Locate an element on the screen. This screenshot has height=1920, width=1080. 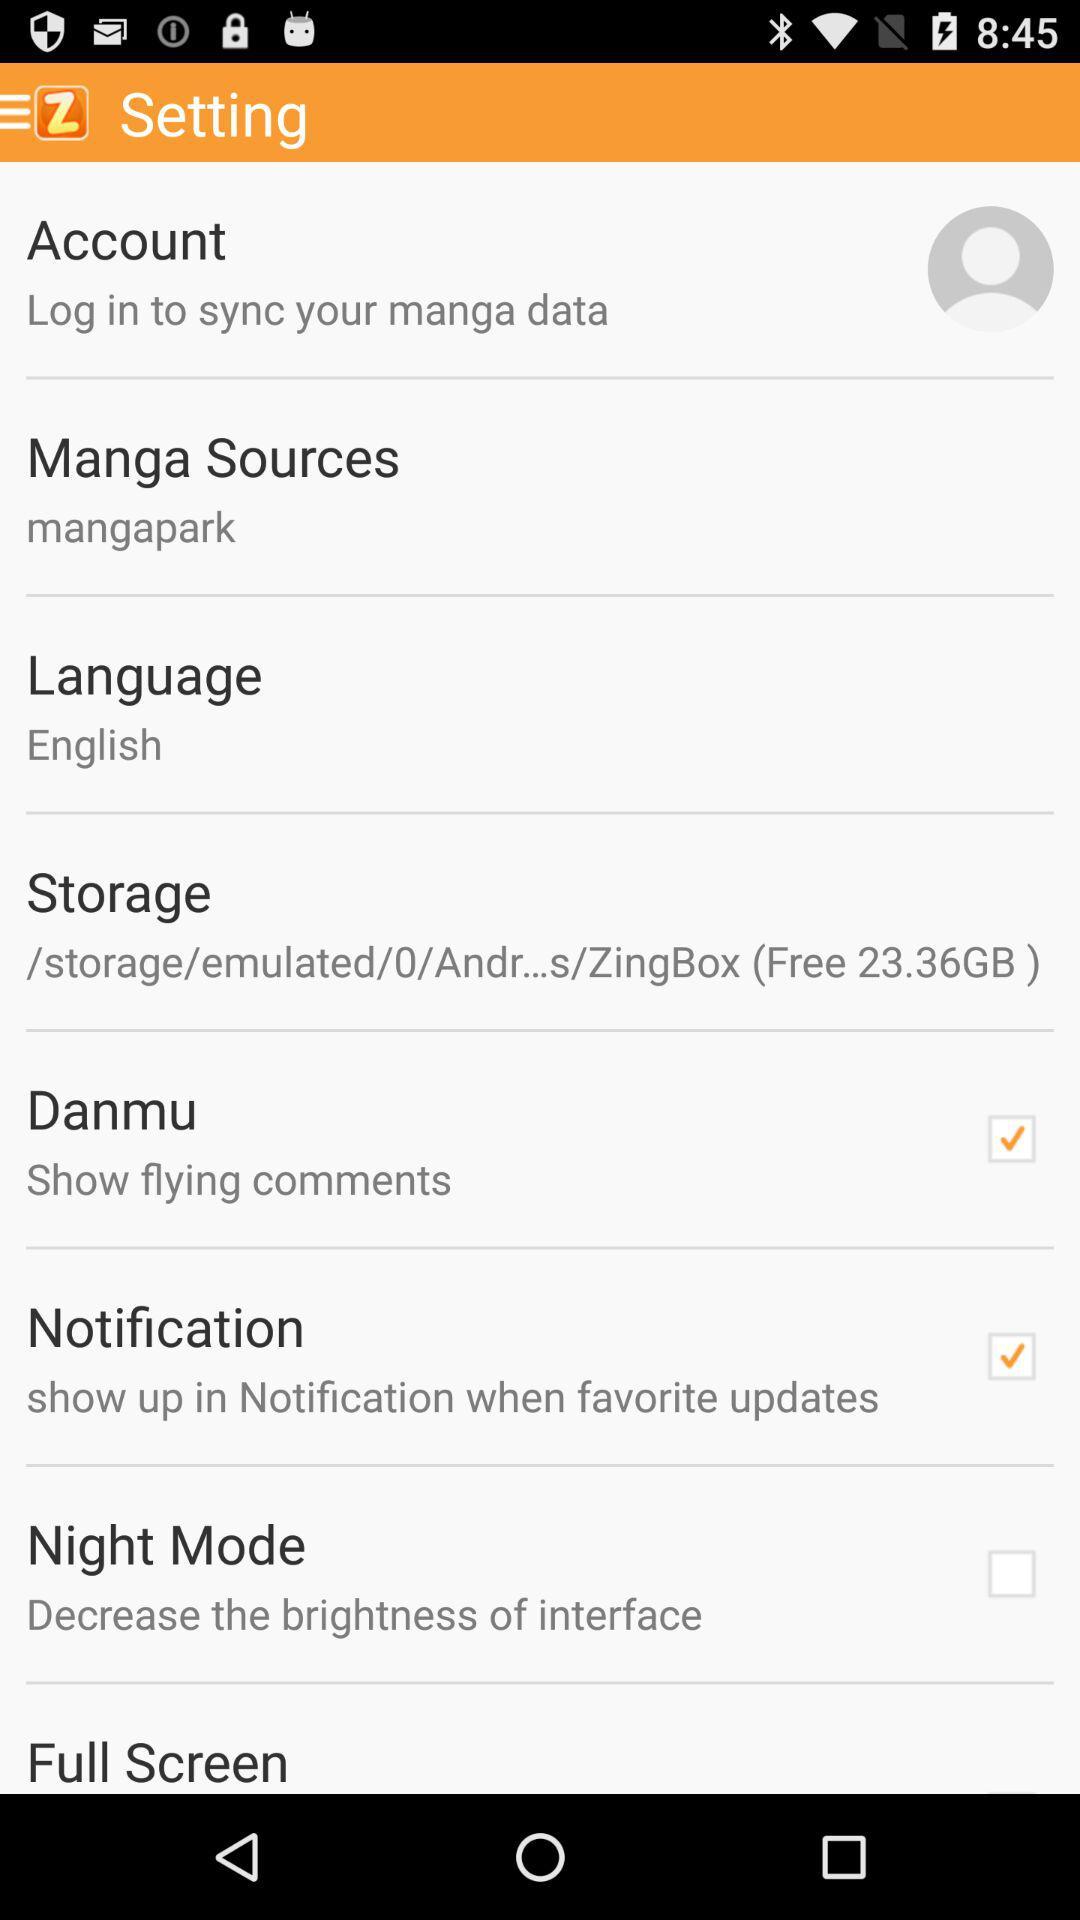
check mark box is located at coordinates (1011, 1784).